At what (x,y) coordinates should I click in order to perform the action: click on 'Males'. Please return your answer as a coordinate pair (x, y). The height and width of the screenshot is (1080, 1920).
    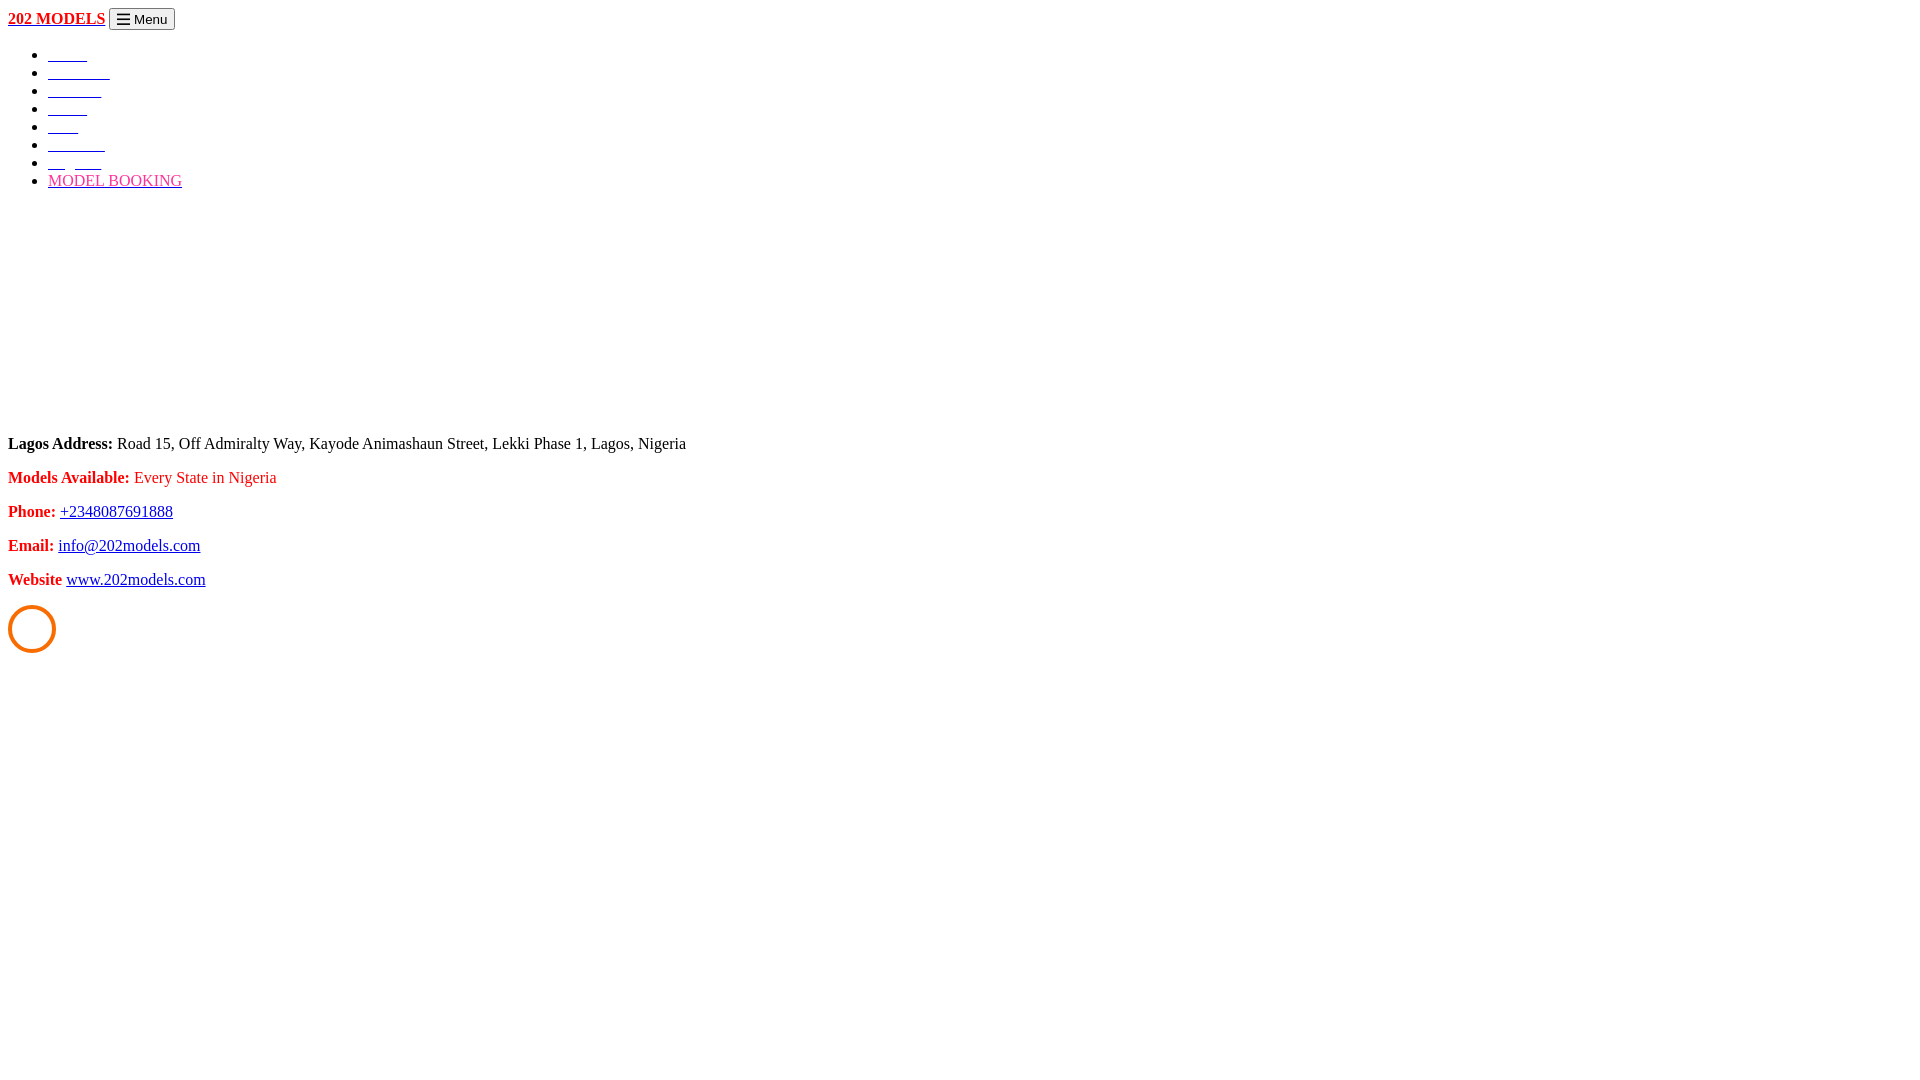
    Looking at the image, I should click on (67, 108).